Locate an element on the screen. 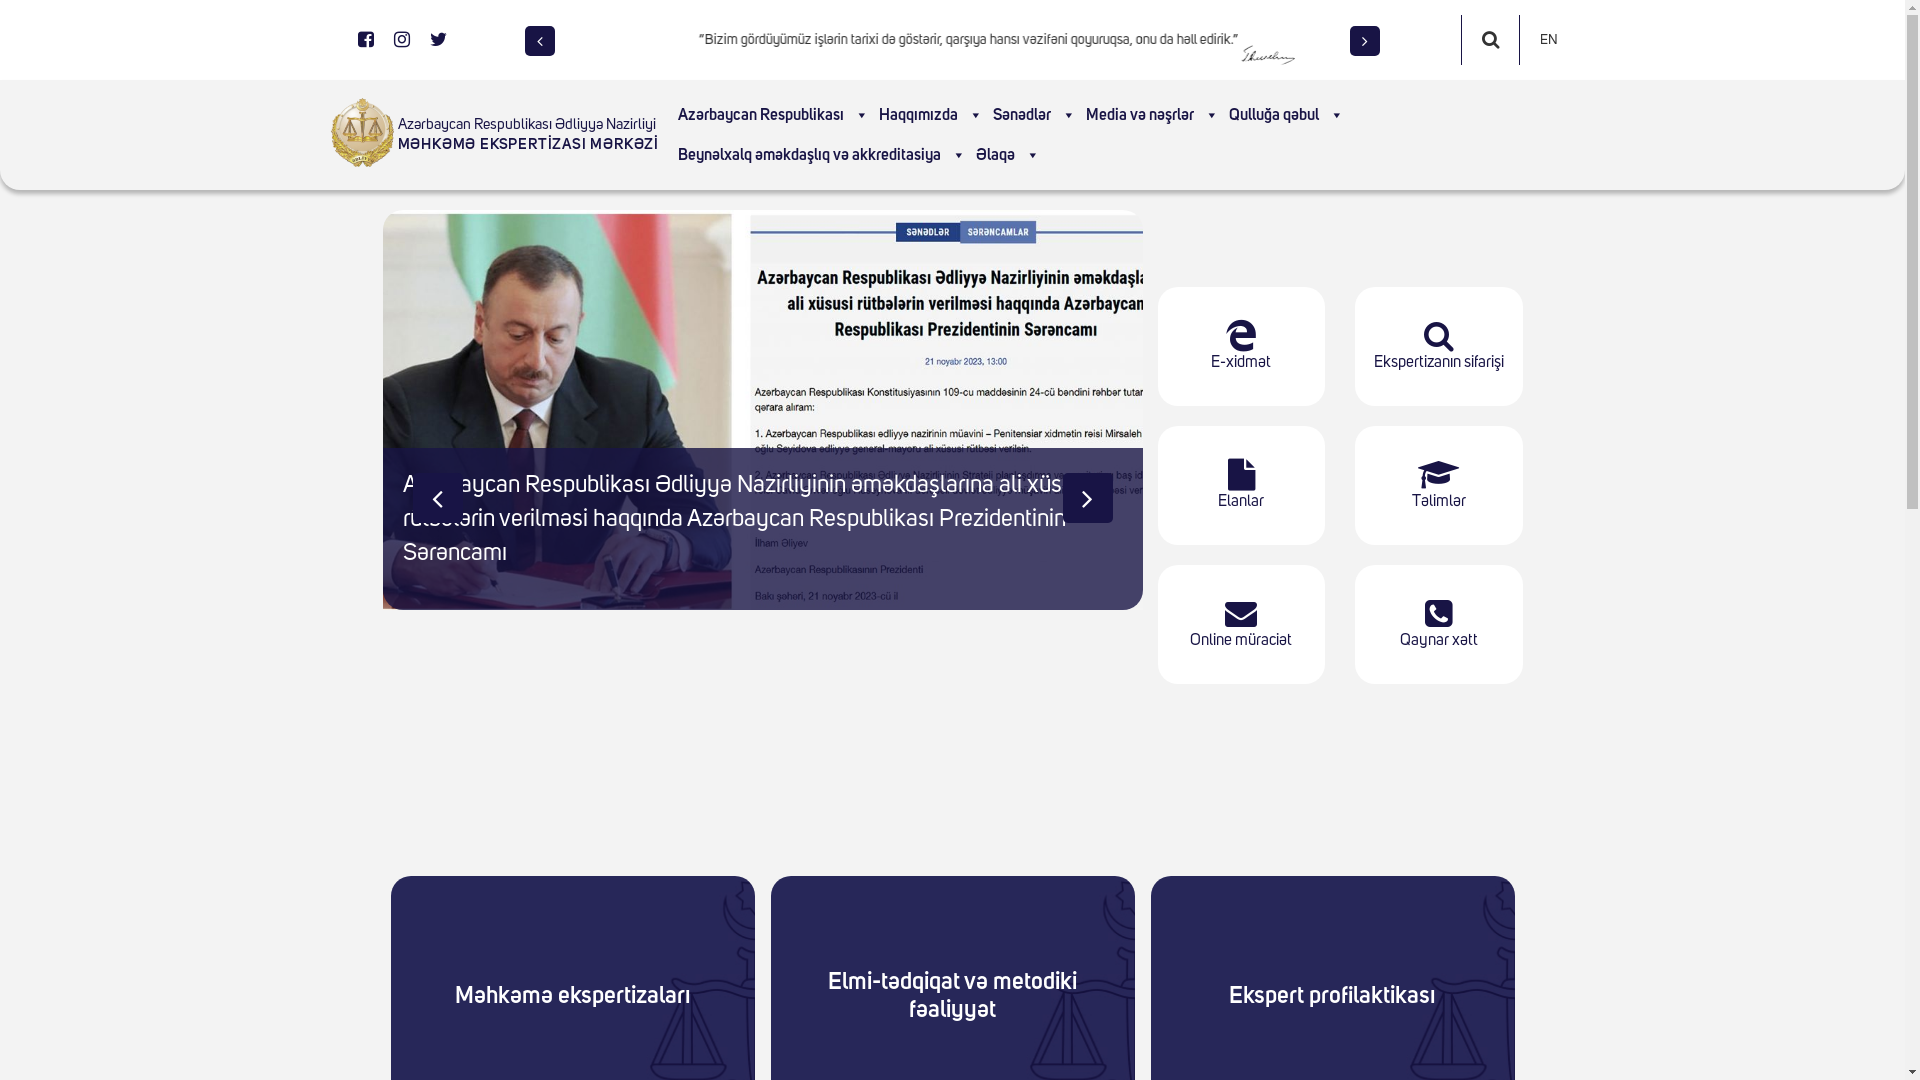 Image resolution: width=1920 pixels, height=1080 pixels. 'EN' is located at coordinates (1539, 39).